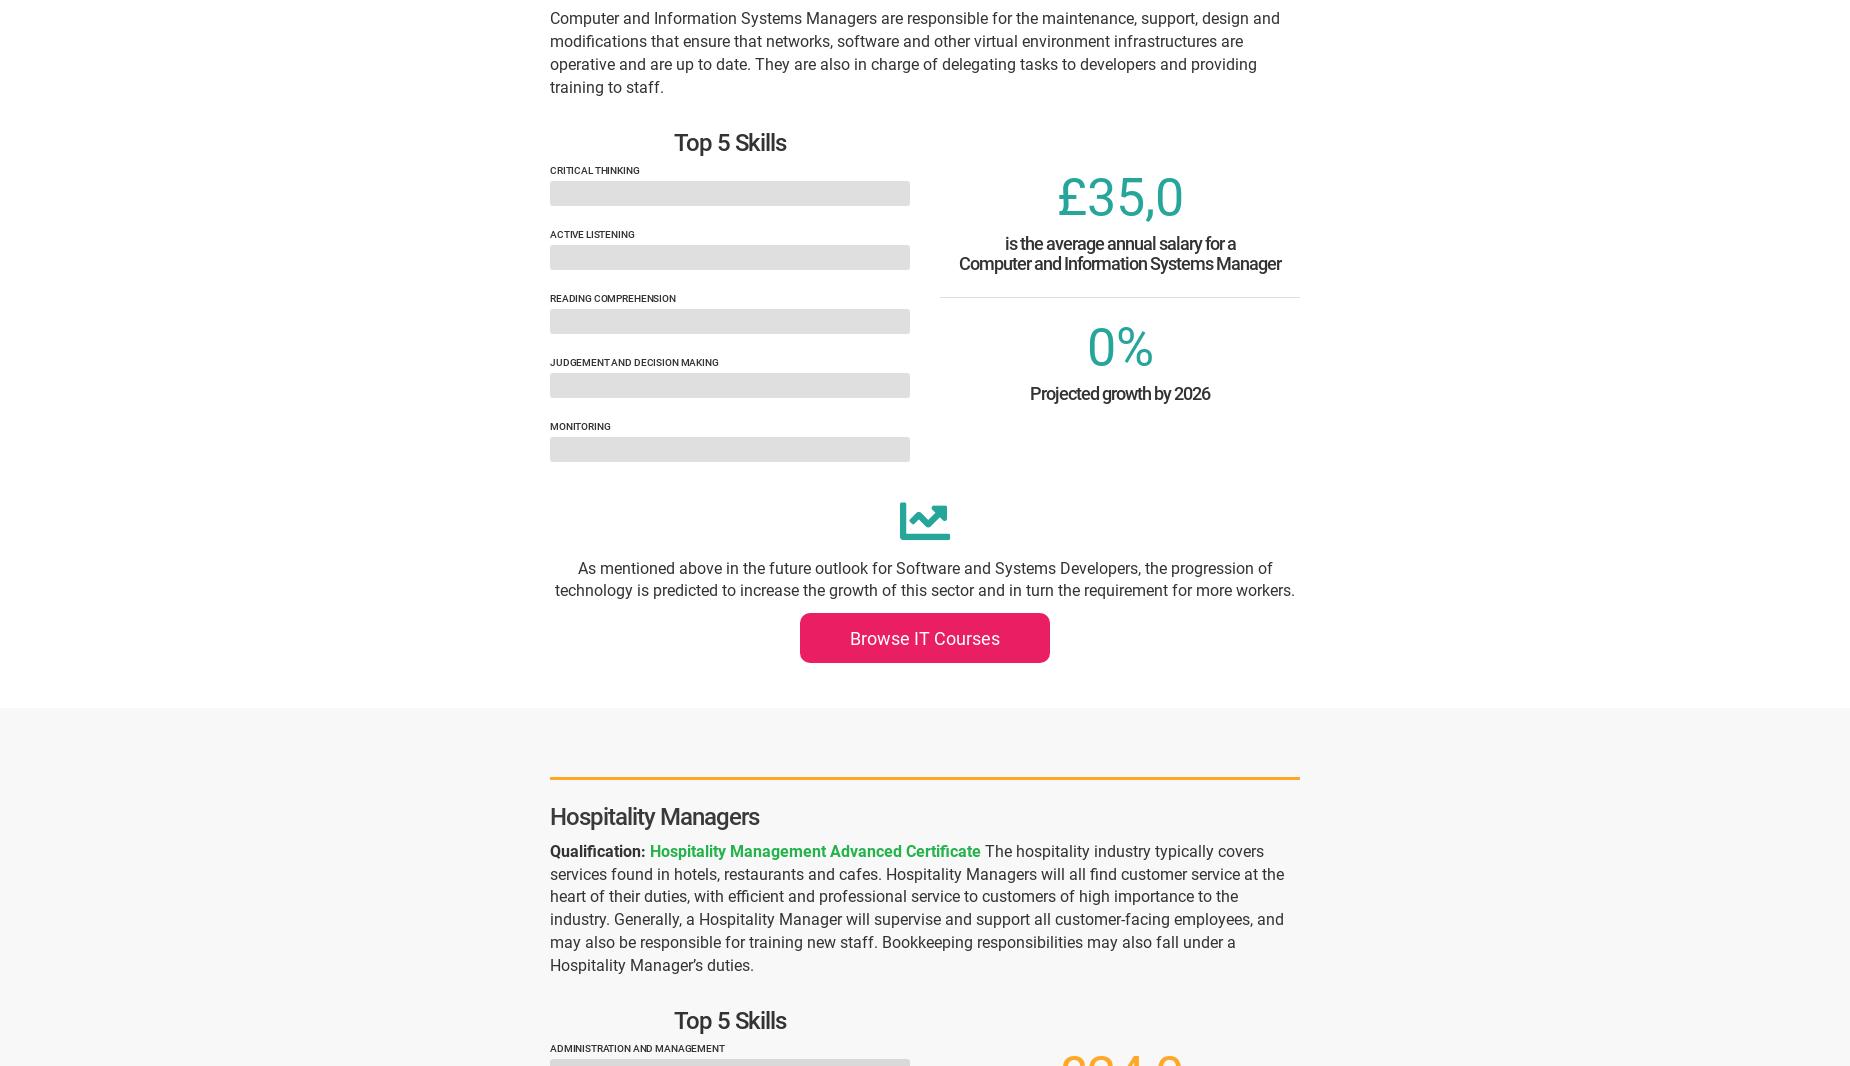  What do you see at coordinates (612, 298) in the screenshot?
I see `'Reading Comprehension'` at bounding box center [612, 298].